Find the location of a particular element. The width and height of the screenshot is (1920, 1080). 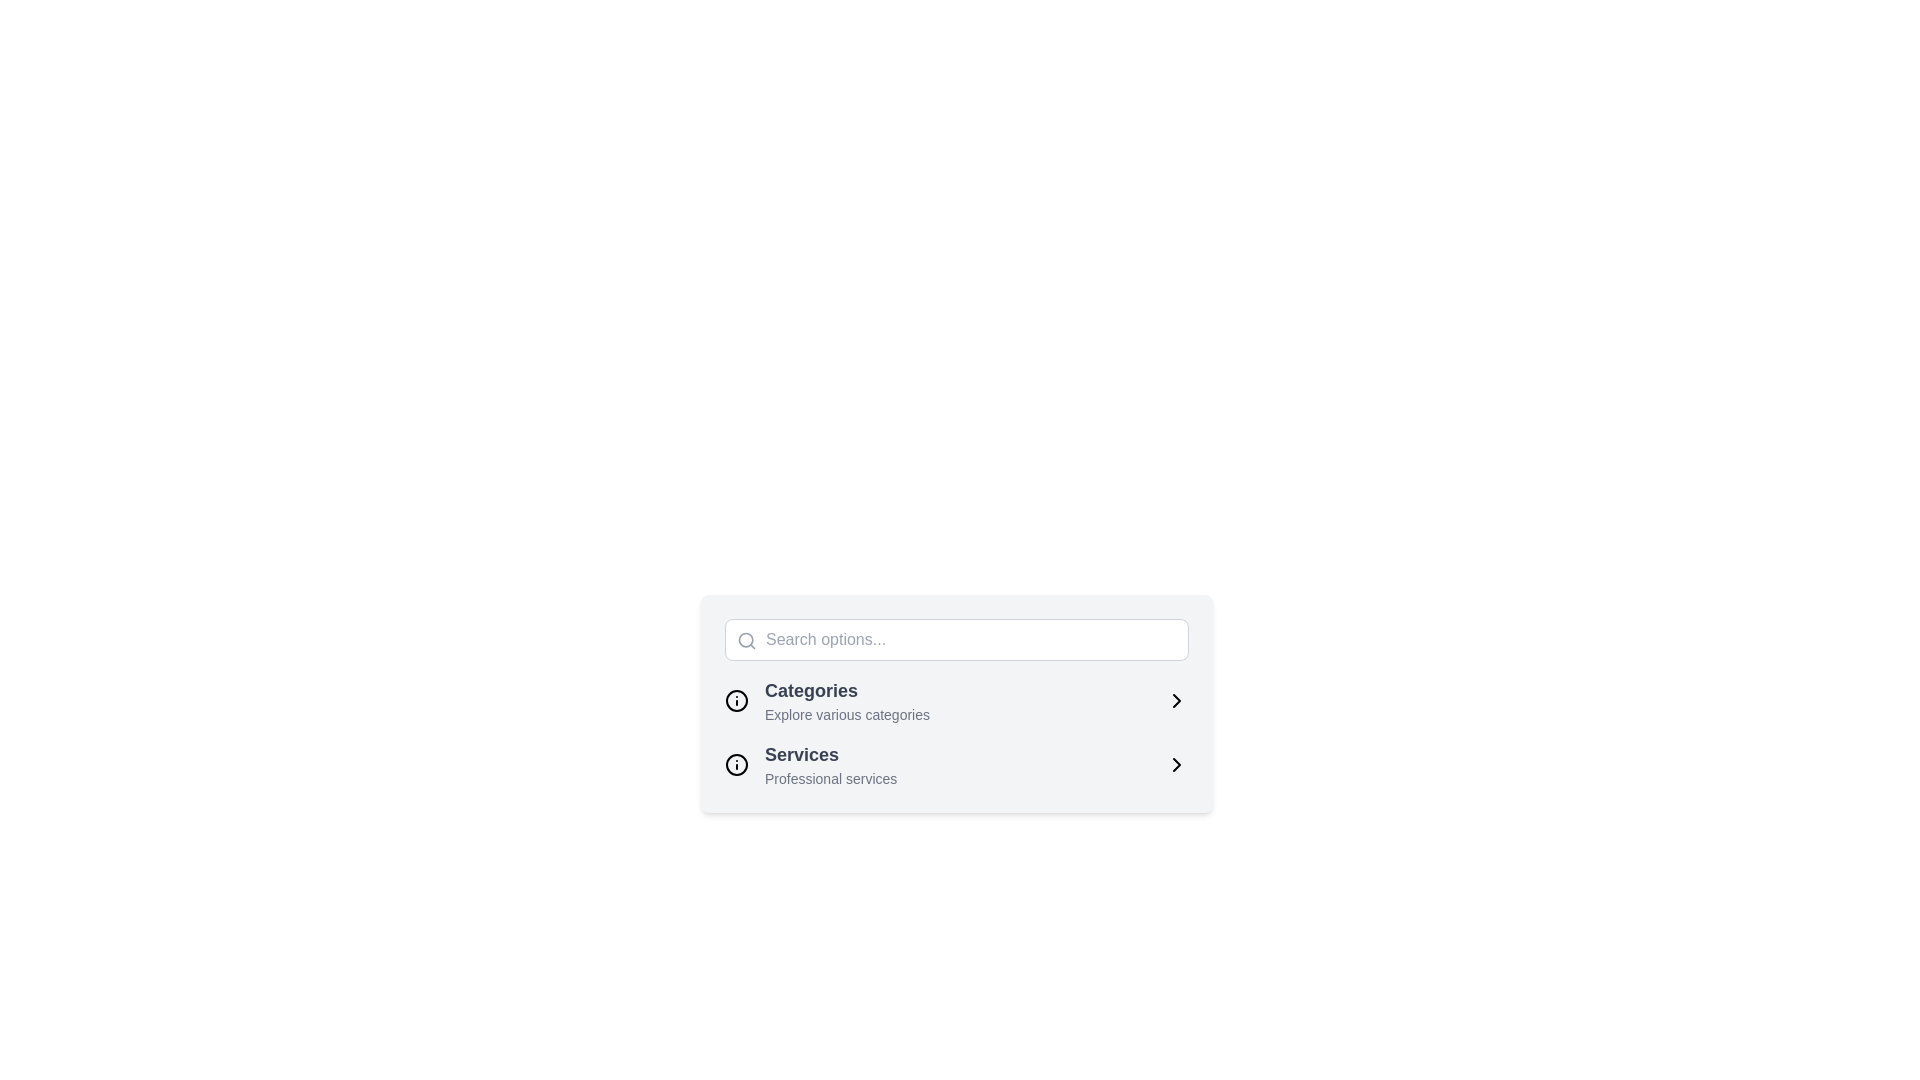

the outermost SVG Circle of the information icon located to the left of the 'Services' menu entry is located at coordinates (736, 700).